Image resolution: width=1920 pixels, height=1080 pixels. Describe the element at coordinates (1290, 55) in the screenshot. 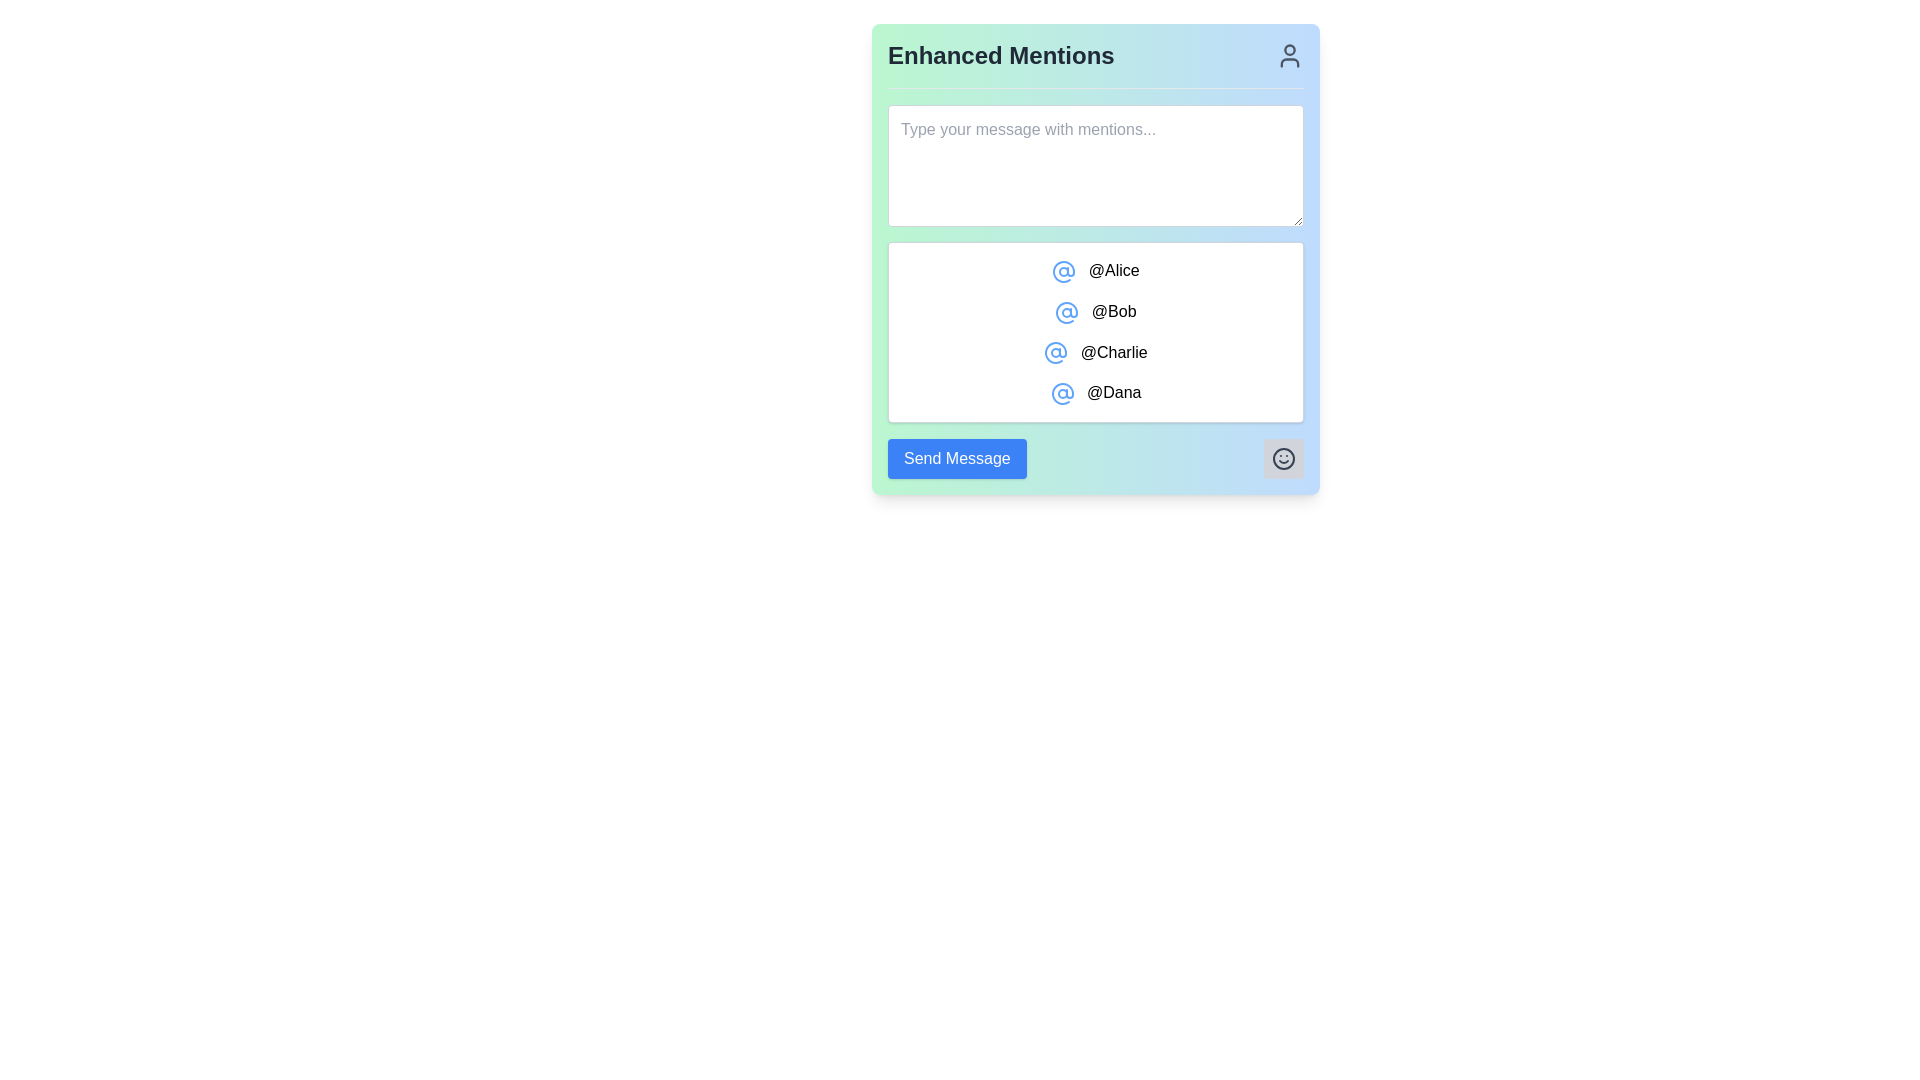

I see `the user-related icon located at the top-right corner of the 'Enhanced Mentions' header` at that location.